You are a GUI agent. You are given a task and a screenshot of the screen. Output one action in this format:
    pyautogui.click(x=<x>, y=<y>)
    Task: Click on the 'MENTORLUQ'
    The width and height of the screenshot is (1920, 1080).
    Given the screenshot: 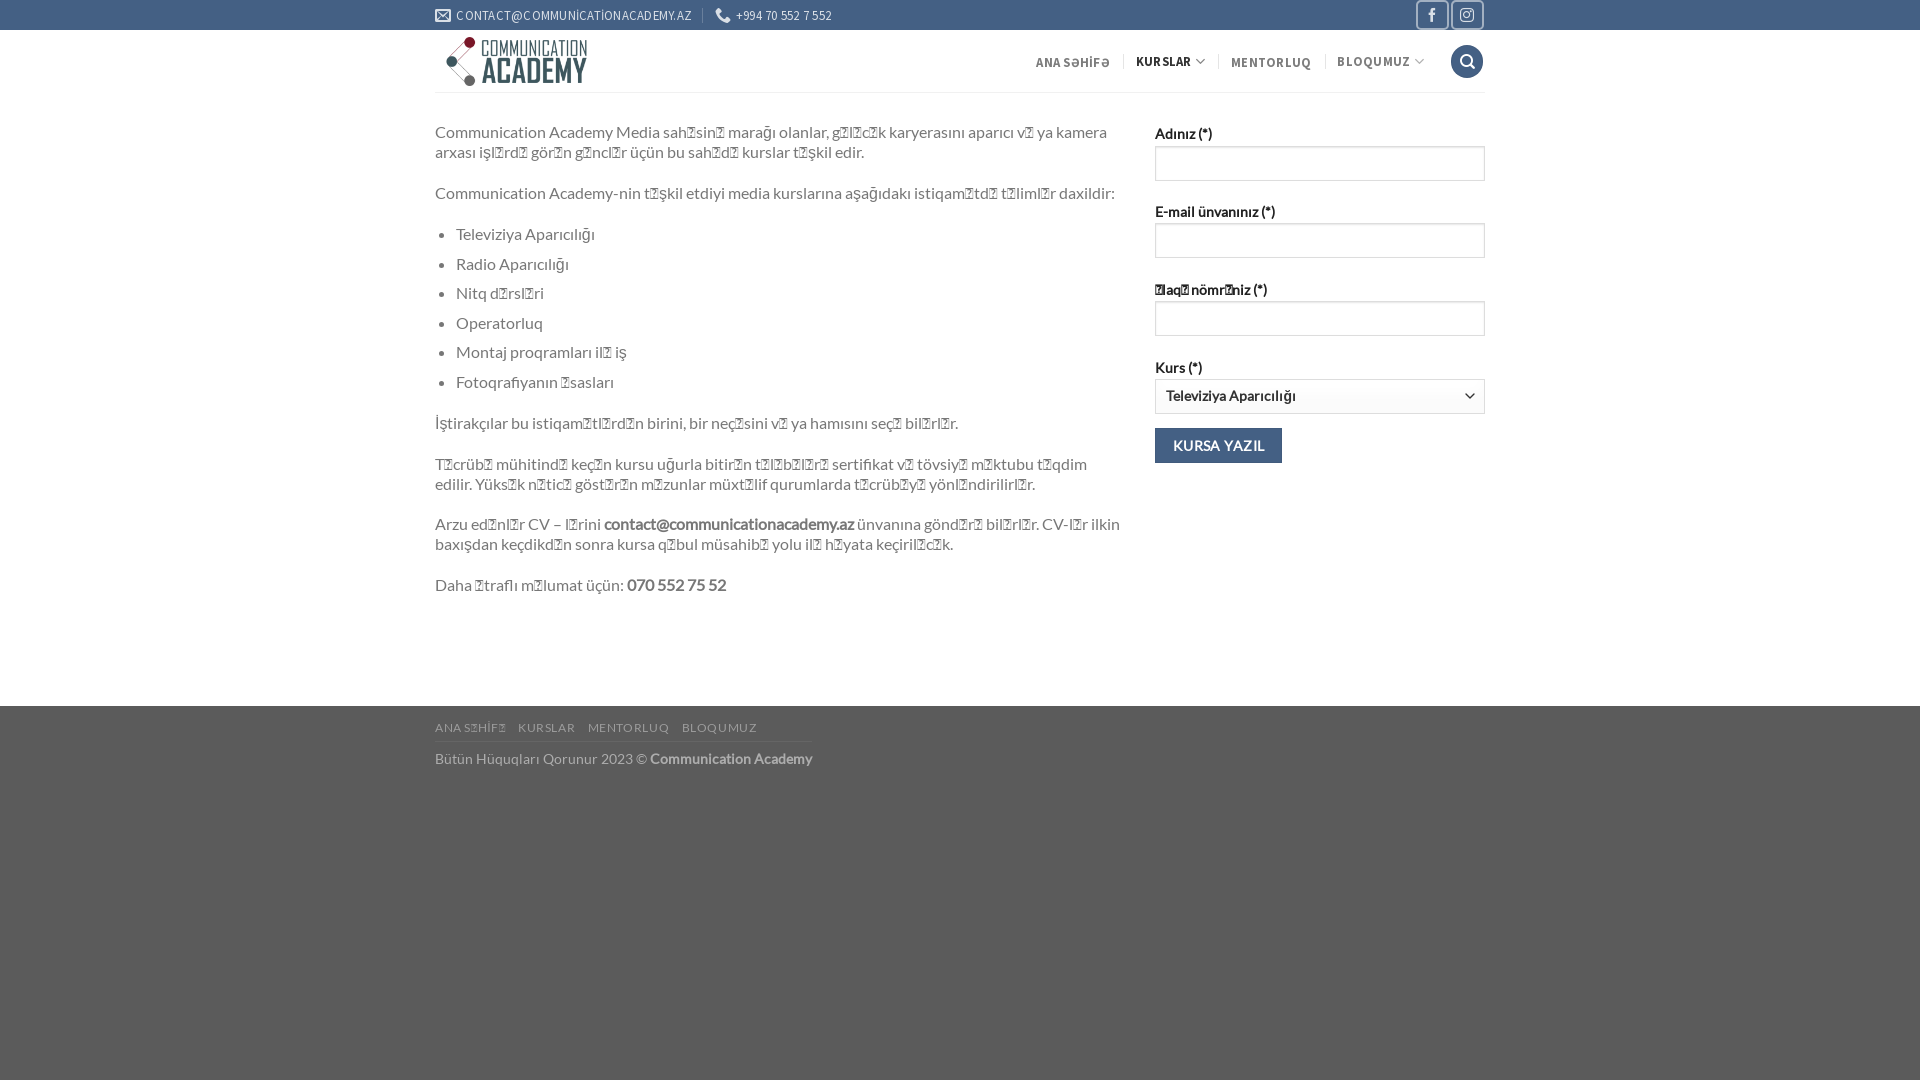 What is the action you would take?
    pyautogui.click(x=1229, y=60)
    